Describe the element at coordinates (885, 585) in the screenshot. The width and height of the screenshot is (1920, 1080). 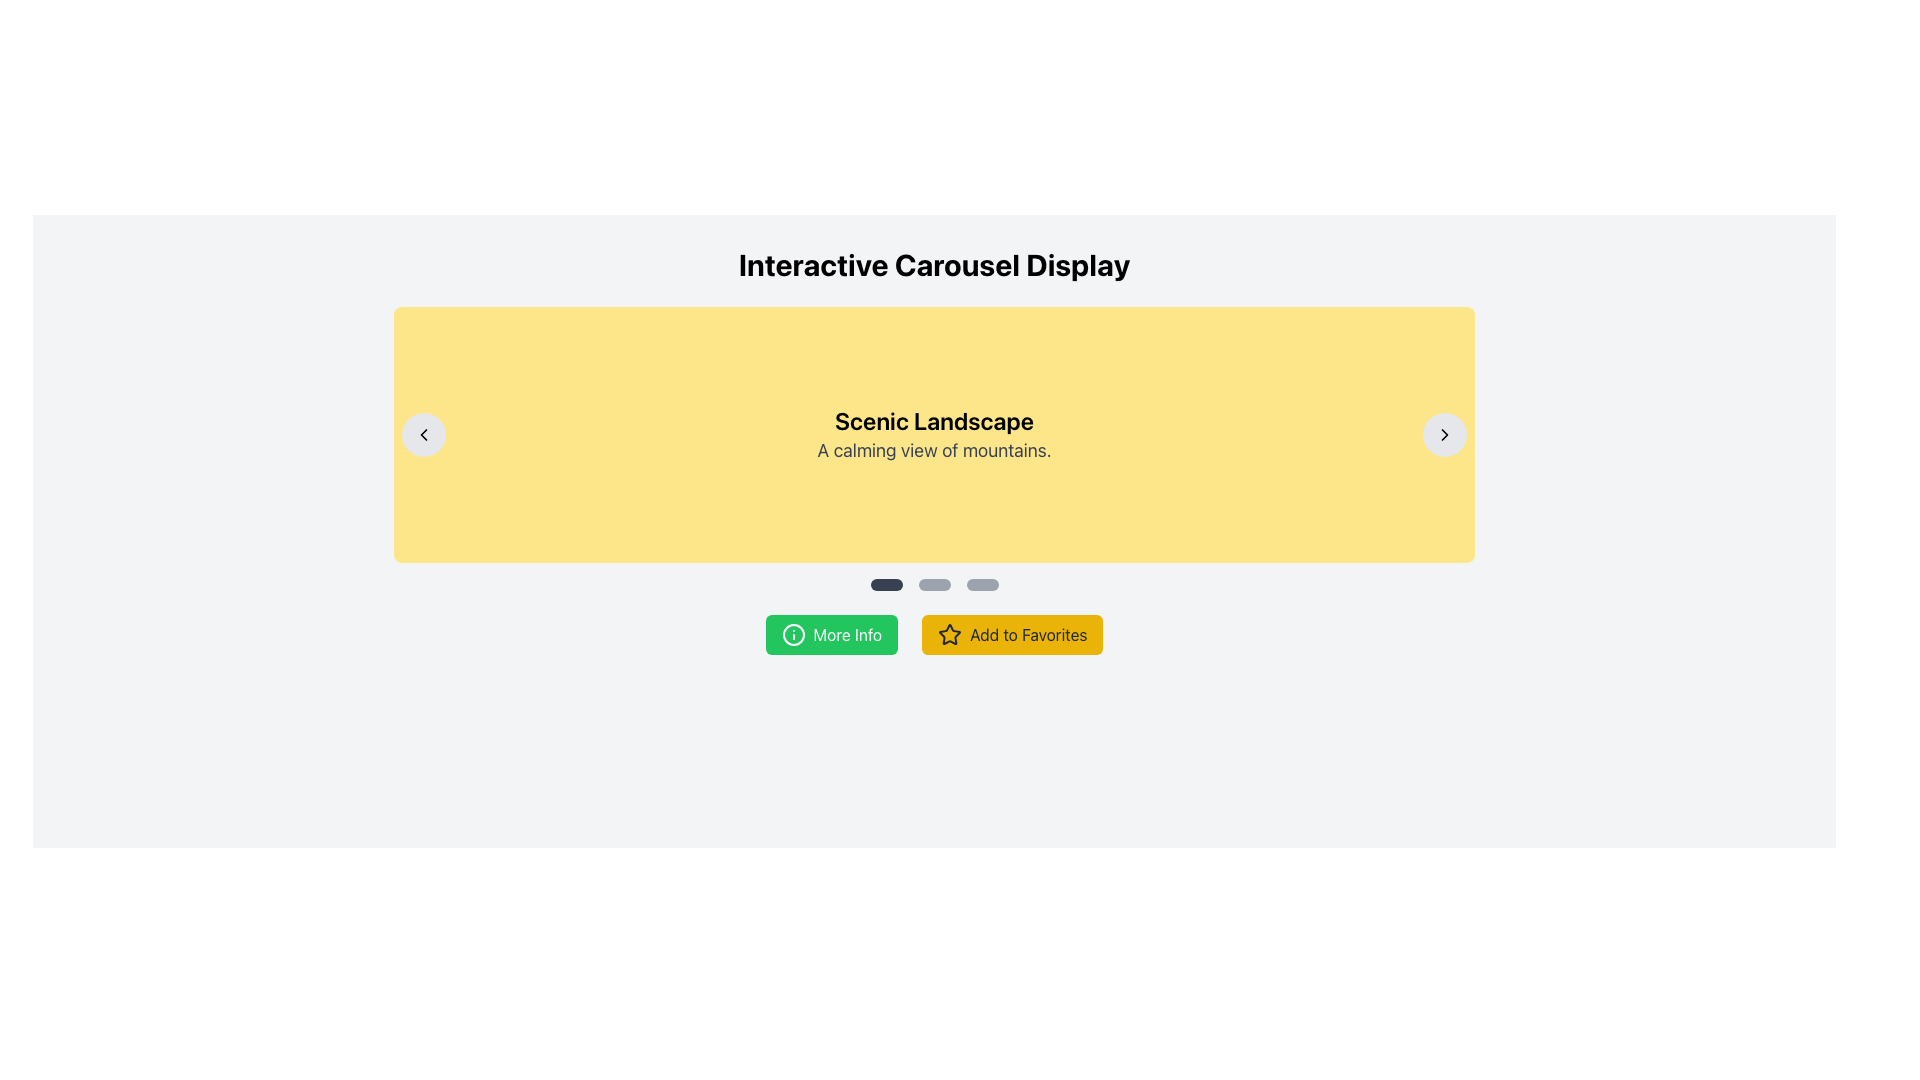
I see `the first Navigation Indicator, which is a visual and interactive element for navigating a carousel display, positioned horizontally below the central image` at that location.